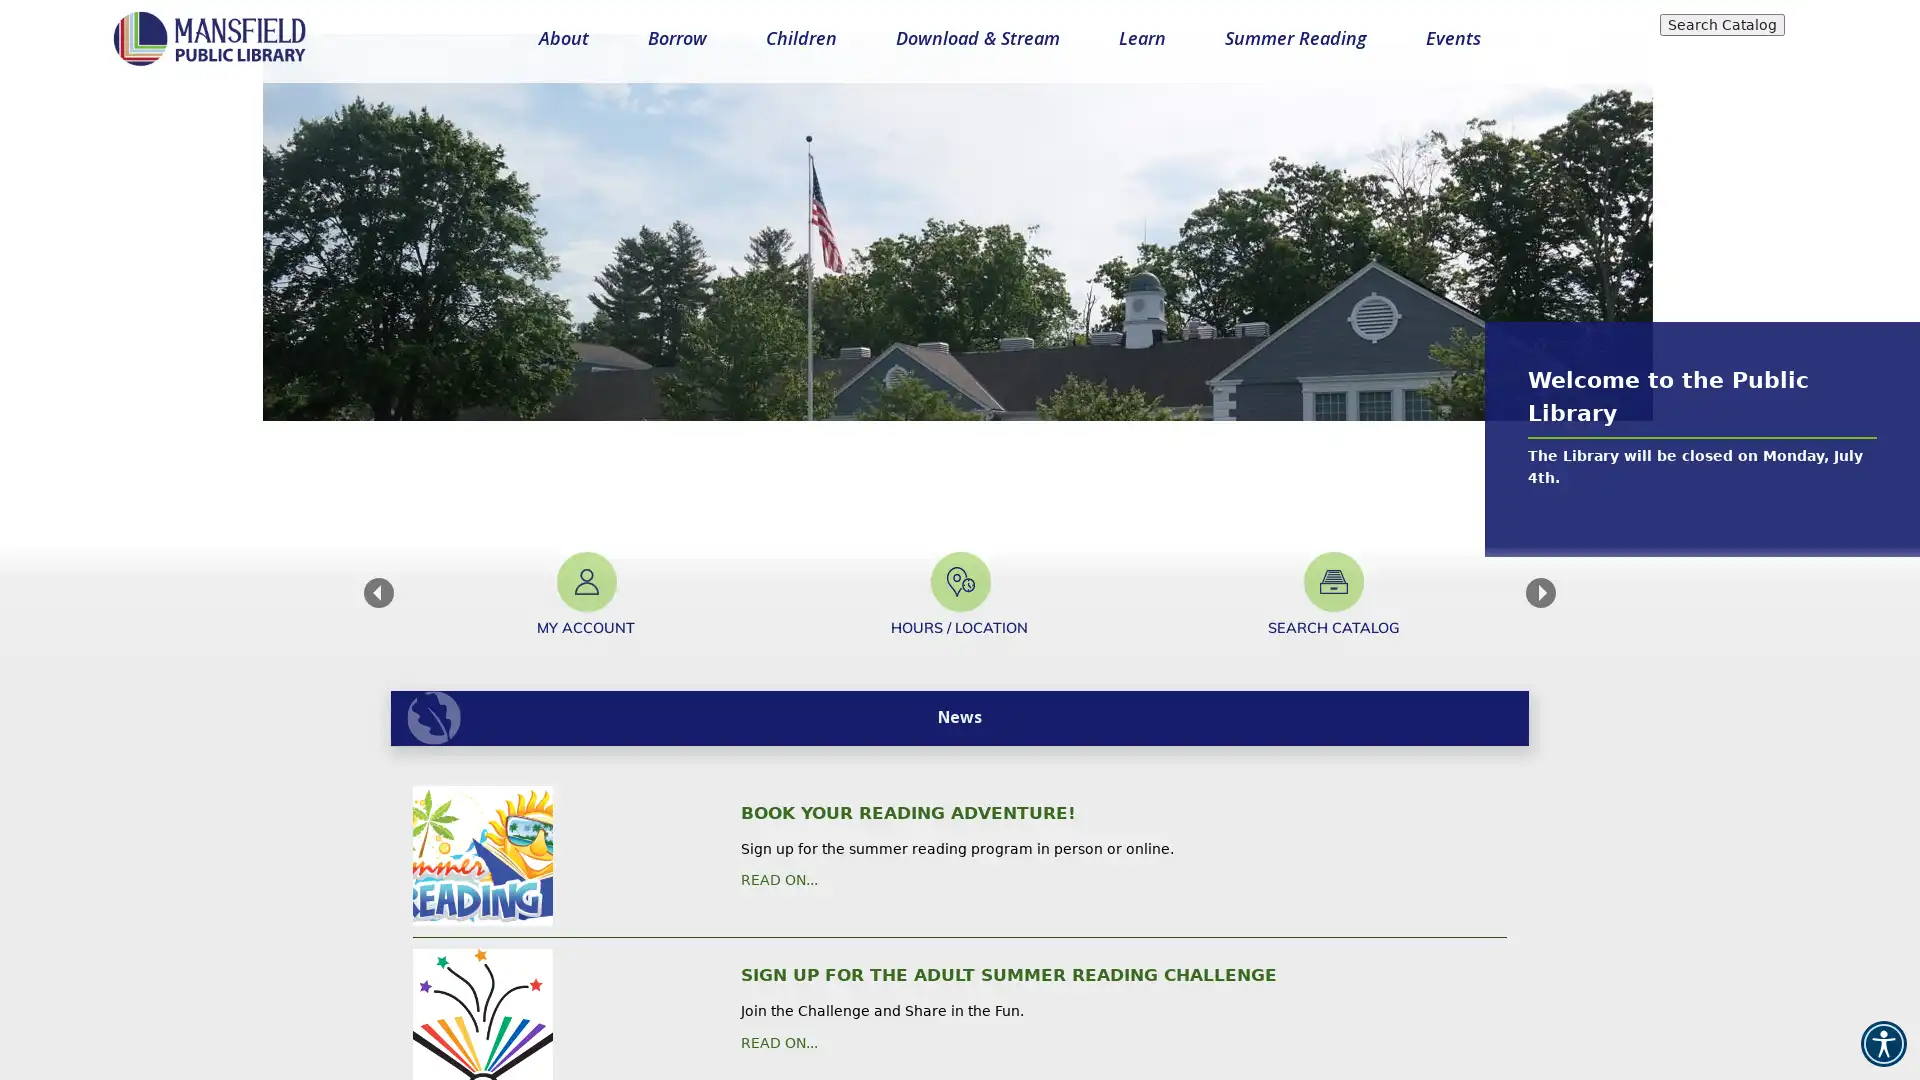  I want to click on Search Catalog, so click(1721, 24).